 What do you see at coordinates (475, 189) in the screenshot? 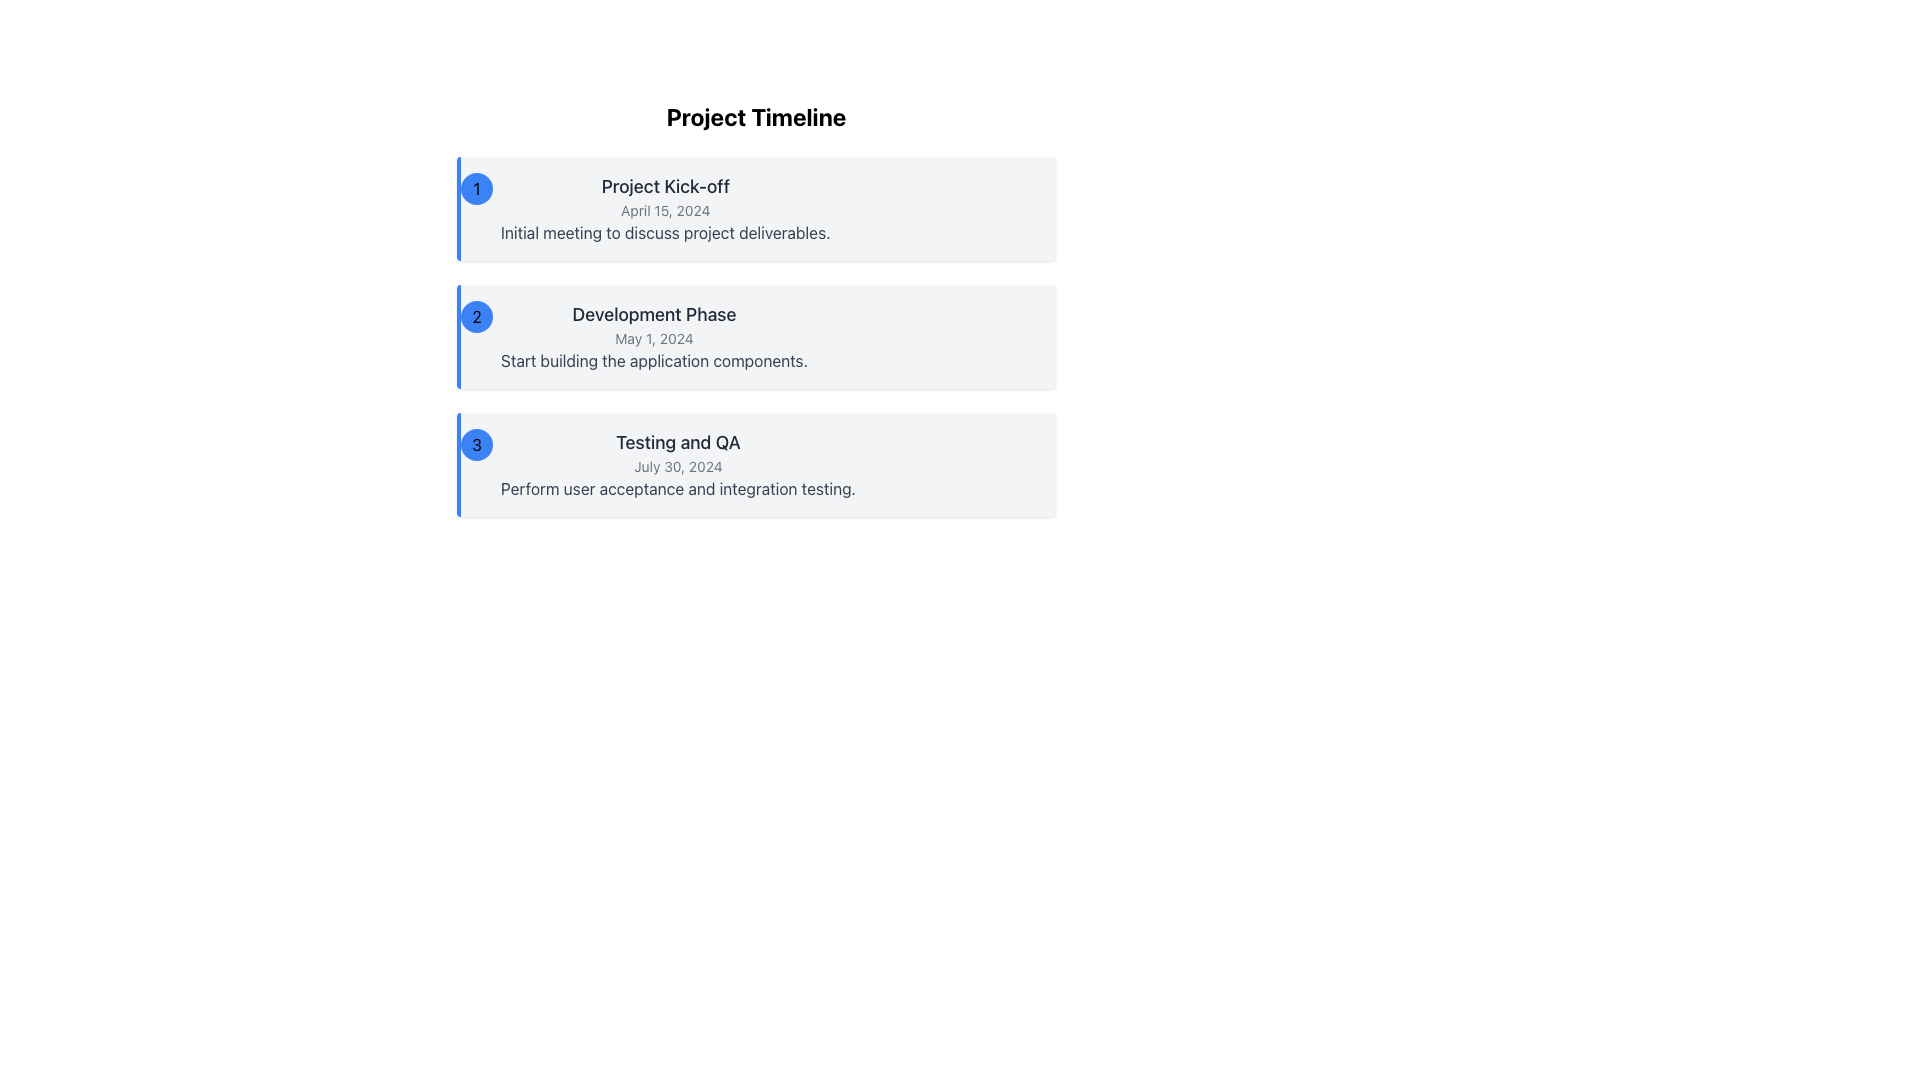
I see `the circular badge displaying the number '1' which is located to the far left of the 'Project Timeline' entry` at bounding box center [475, 189].